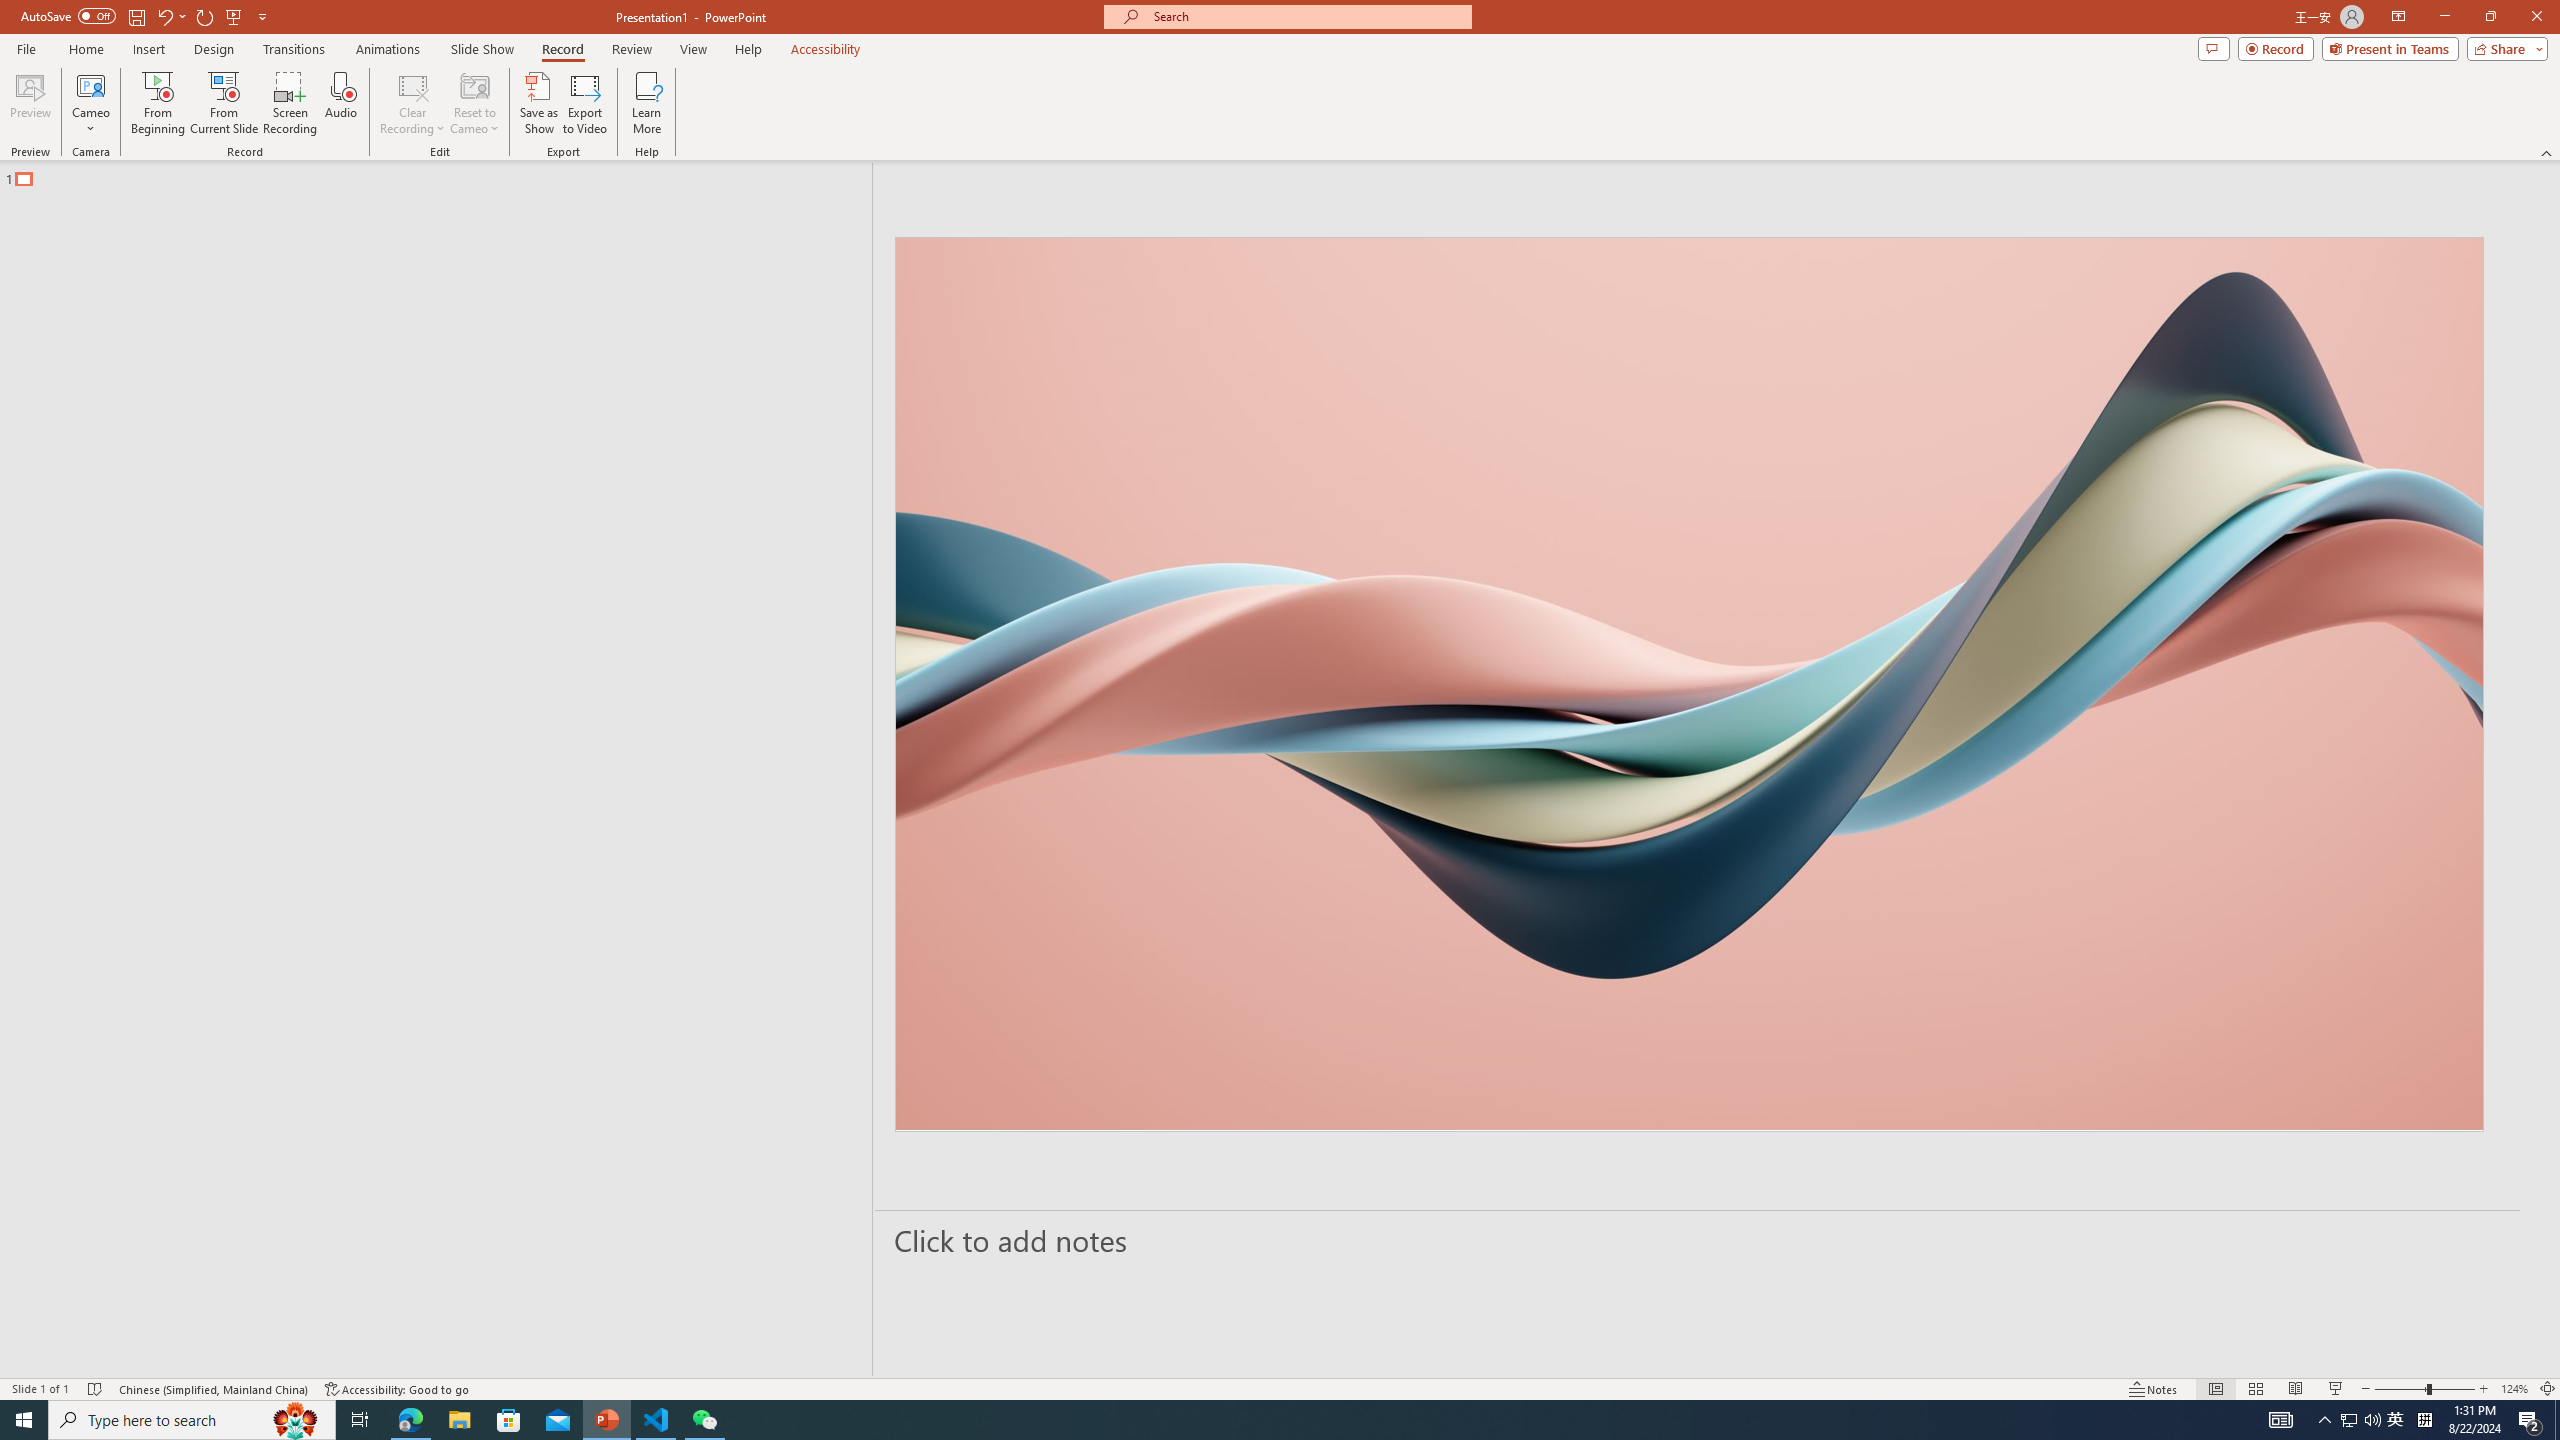 This screenshot has height=1440, width=2560. I want to click on 'Zoom 124%', so click(2515, 1389).